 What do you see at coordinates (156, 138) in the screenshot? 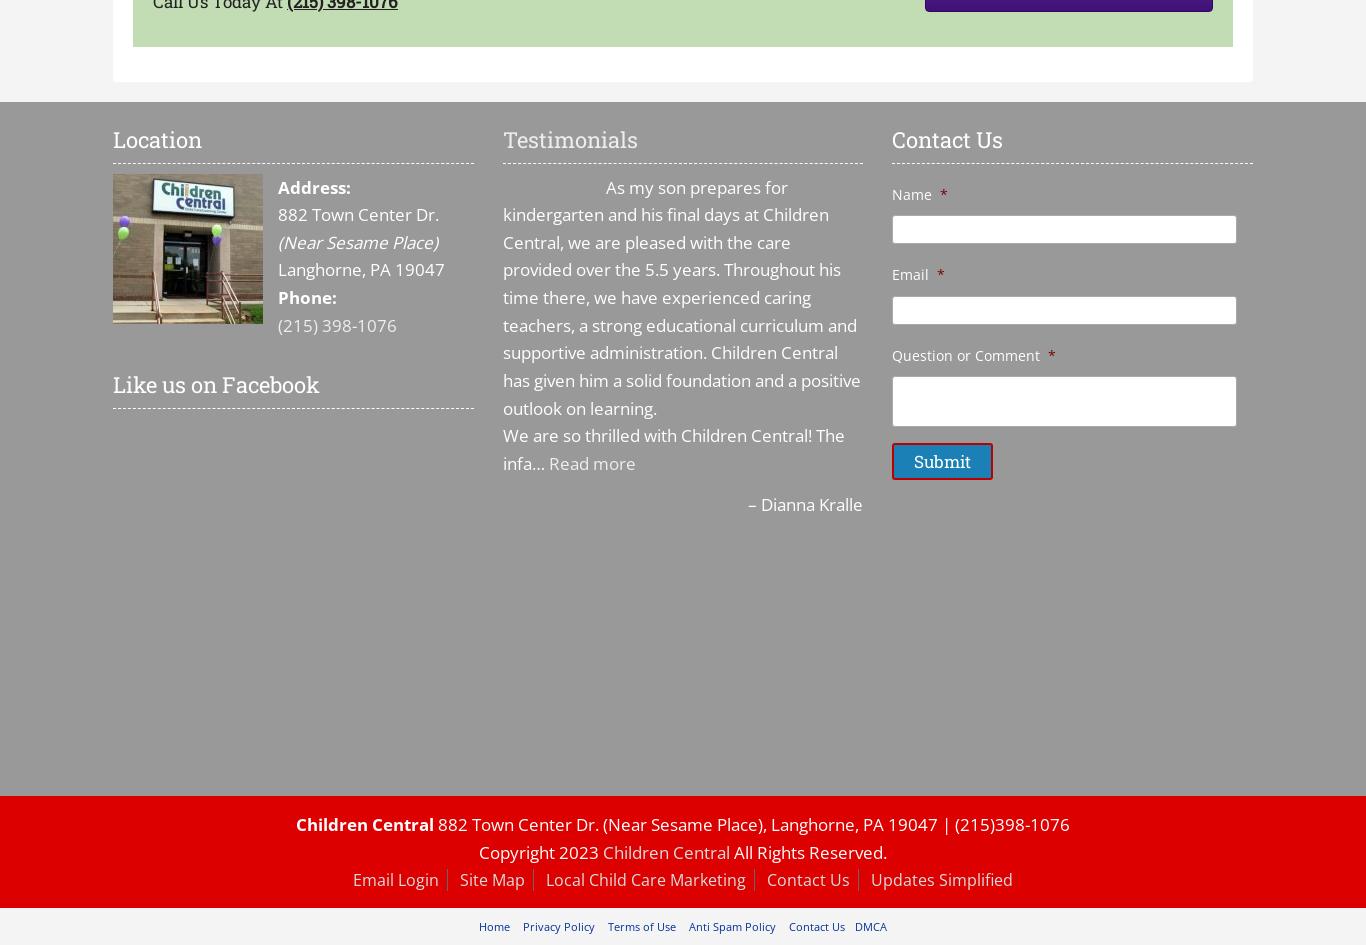
I see `'Location'` at bounding box center [156, 138].